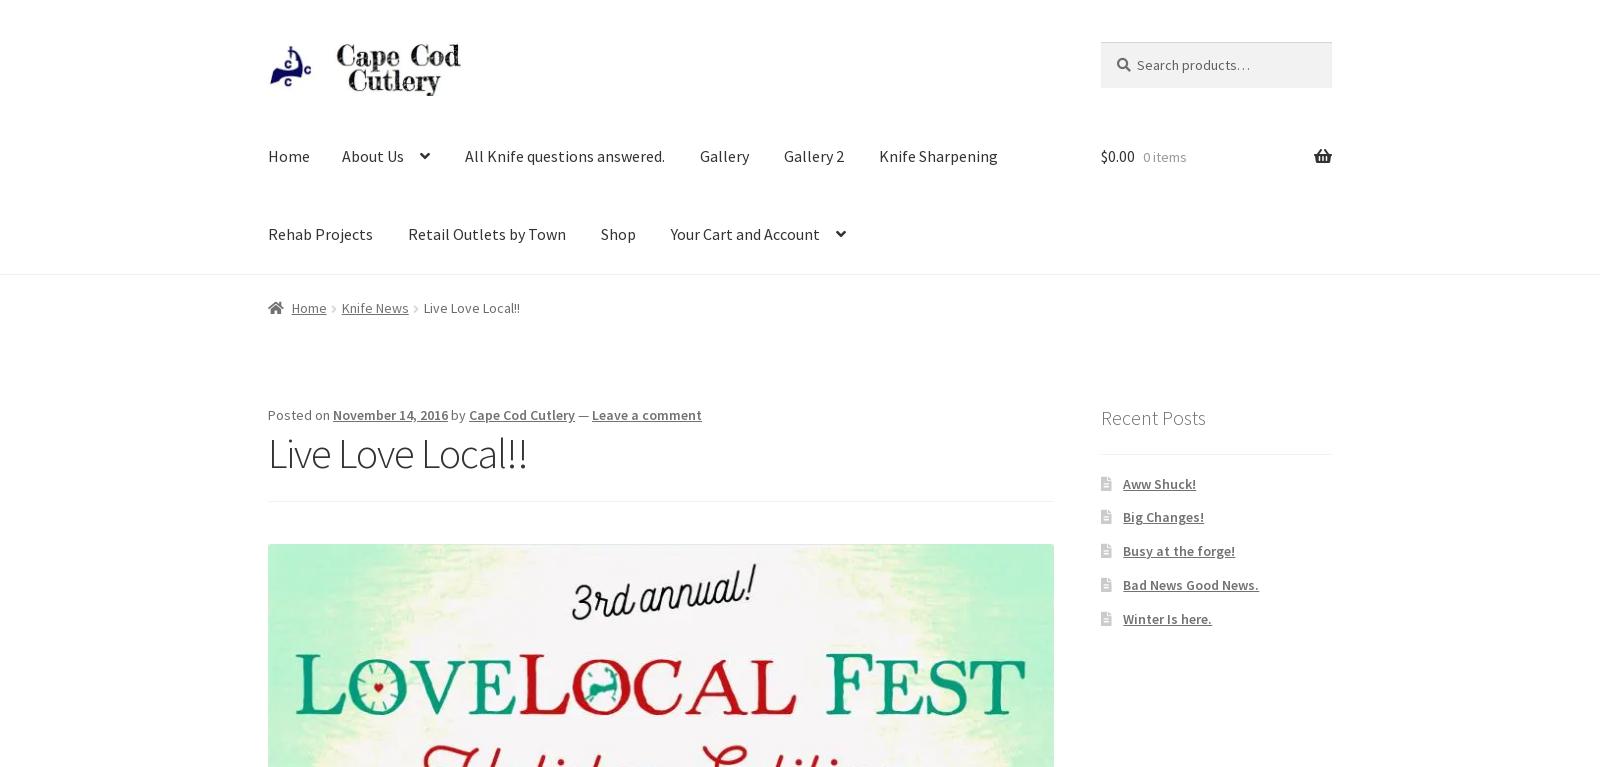 The height and width of the screenshot is (767, 1600). I want to click on '$', so click(1103, 155).